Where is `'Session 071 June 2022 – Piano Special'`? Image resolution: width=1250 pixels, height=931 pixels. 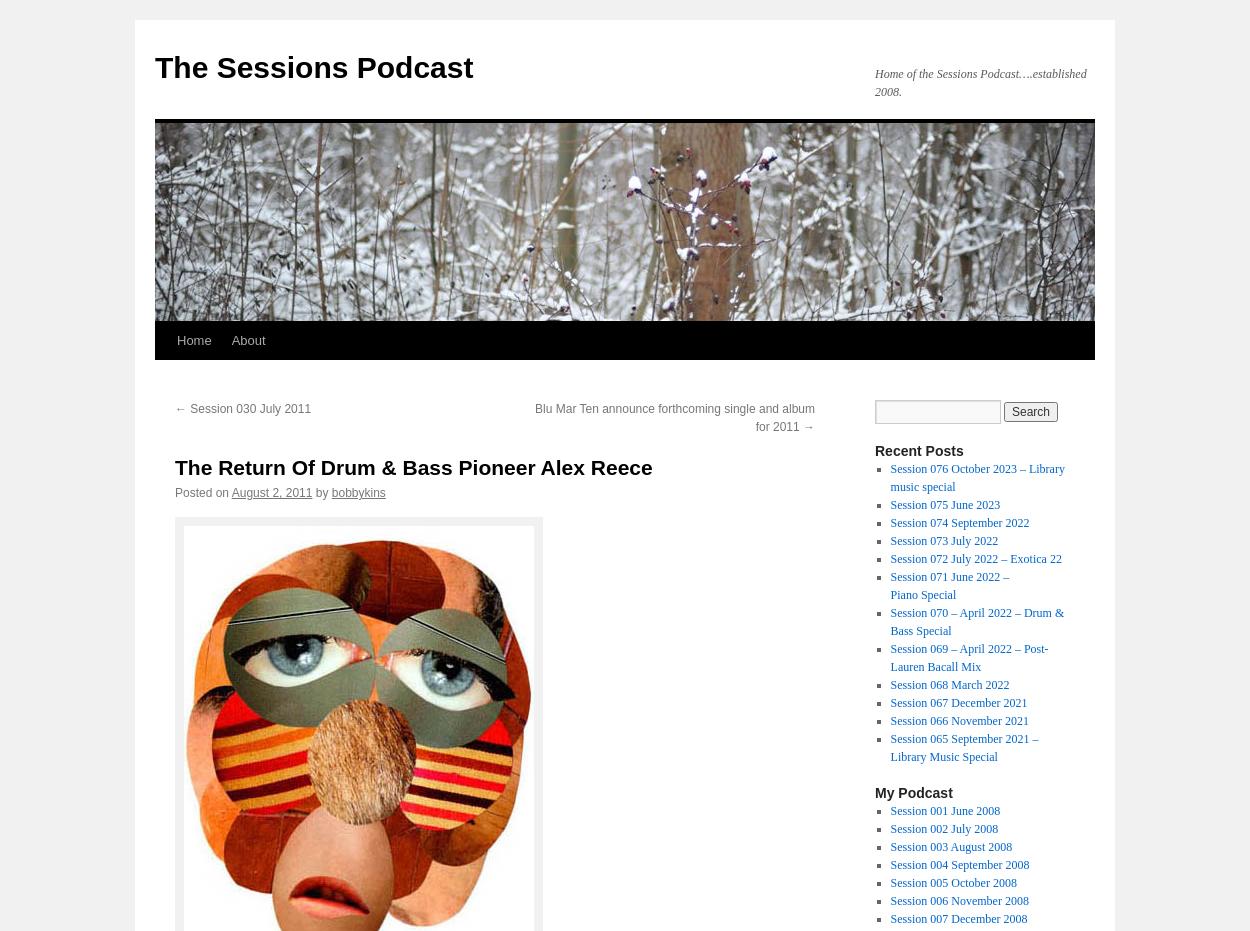
'Session 071 June 2022 – Piano Special' is located at coordinates (948, 584).